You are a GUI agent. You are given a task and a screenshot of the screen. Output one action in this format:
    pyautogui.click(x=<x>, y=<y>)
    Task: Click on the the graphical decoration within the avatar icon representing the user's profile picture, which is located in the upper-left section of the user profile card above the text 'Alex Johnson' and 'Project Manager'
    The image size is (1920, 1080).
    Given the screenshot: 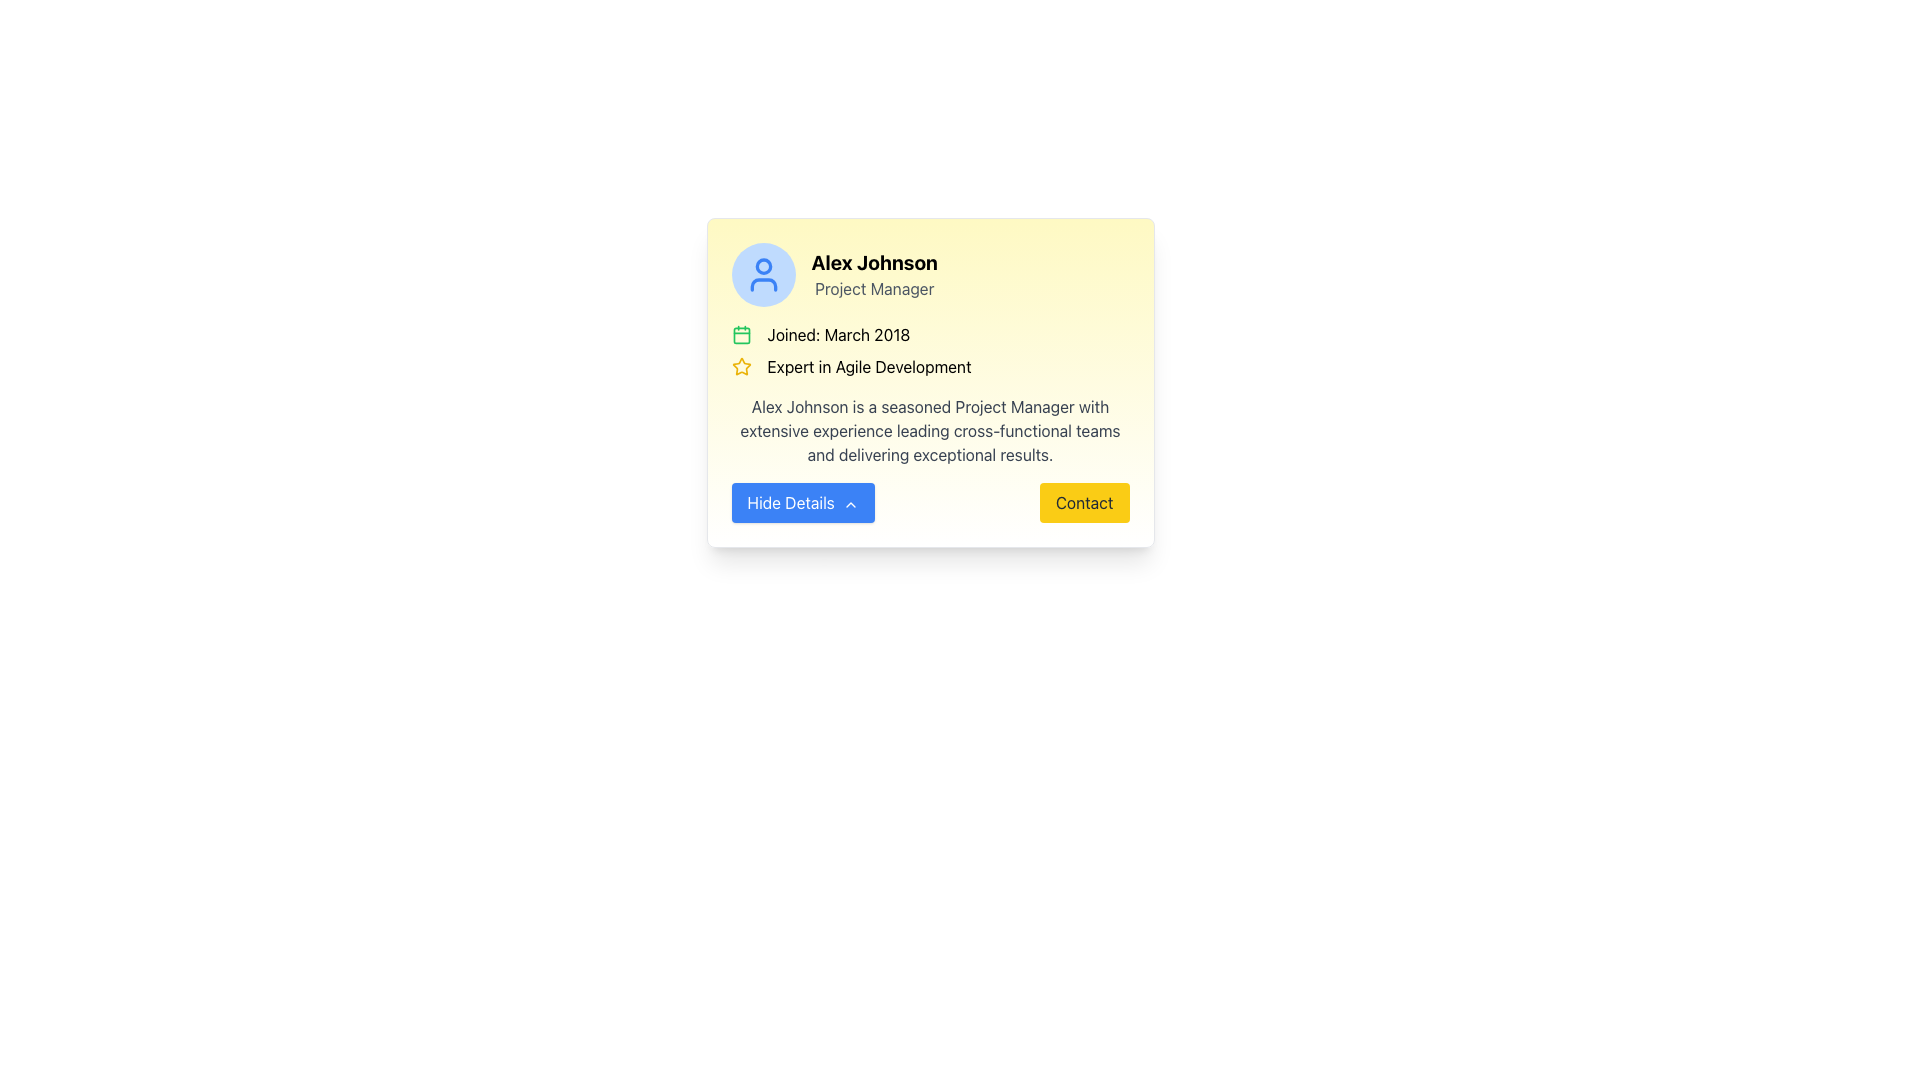 What is the action you would take?
    pyautogui.click(x=762, y=265)
    